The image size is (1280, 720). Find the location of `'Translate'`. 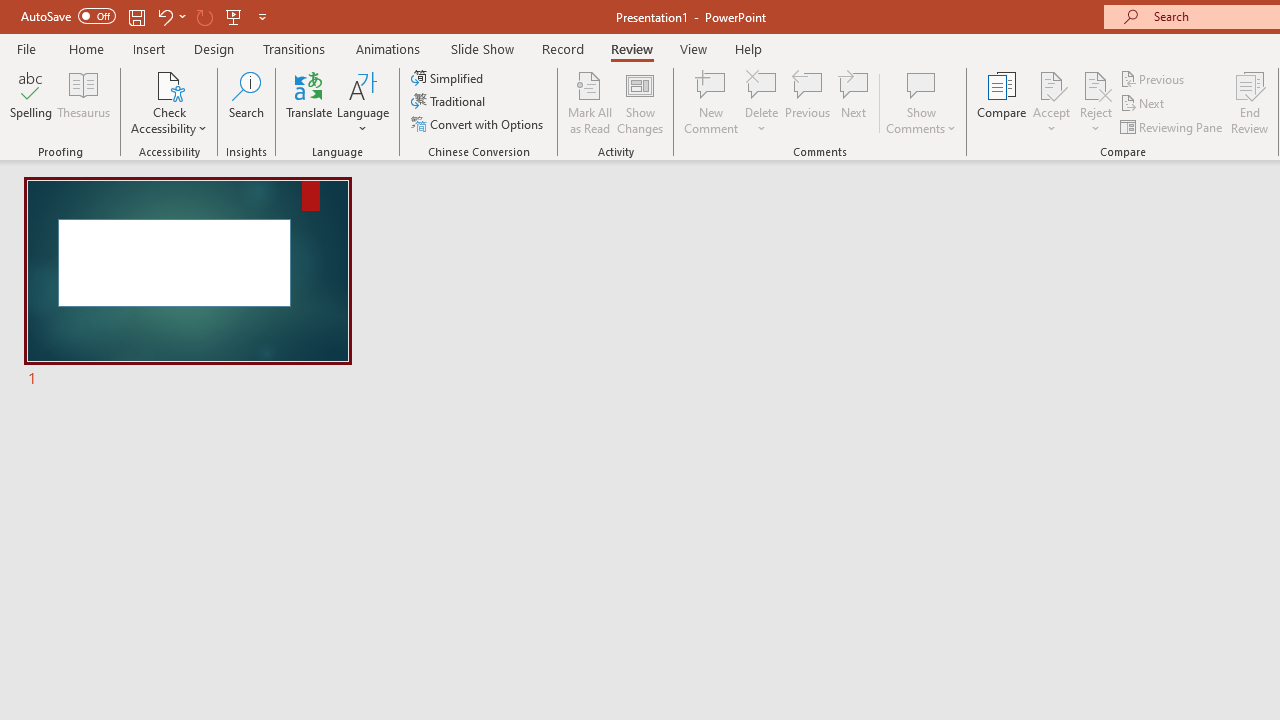

'Translate' is located at coordinates (308, 103).